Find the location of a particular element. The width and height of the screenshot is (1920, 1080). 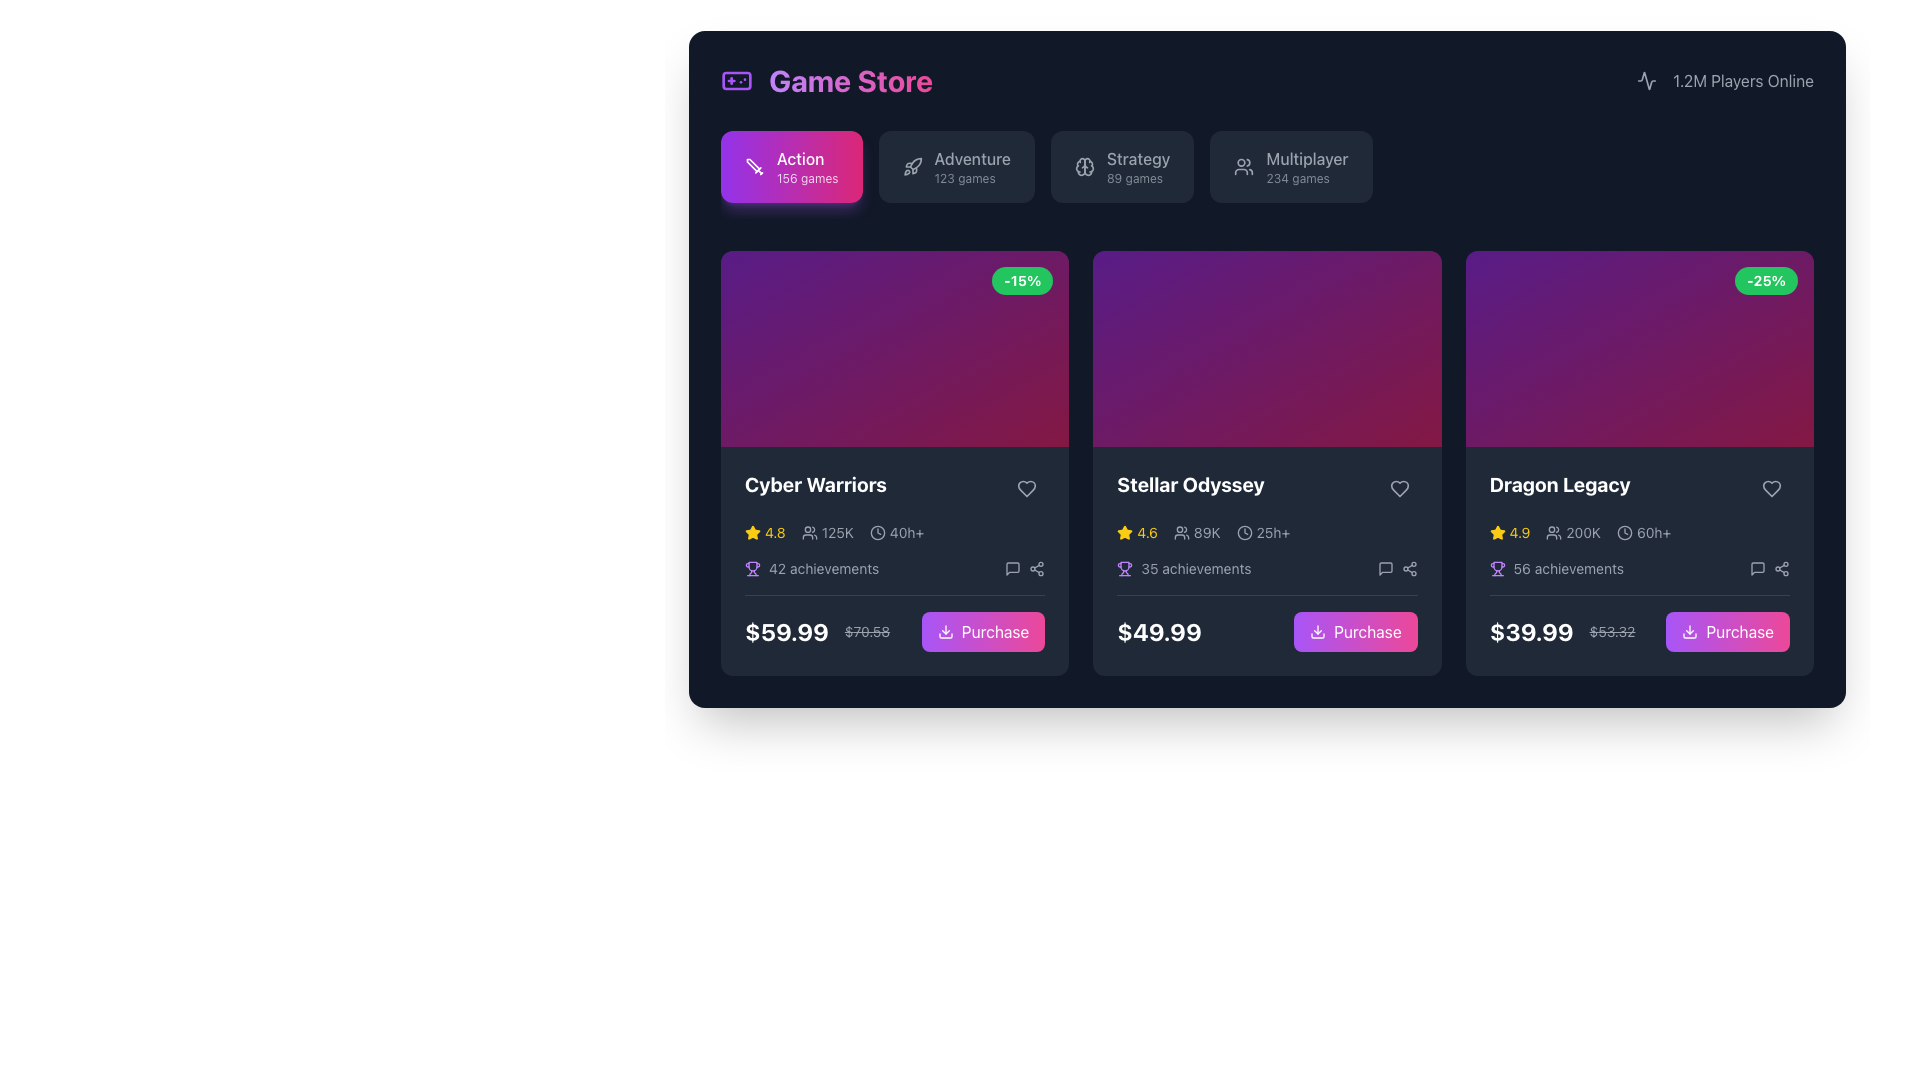

the favorite toggle icon button located at the upper right corner of the 'Stellar Odyssey' content card to like or unlike the associated game or item is located at coordinates (1398, 488).